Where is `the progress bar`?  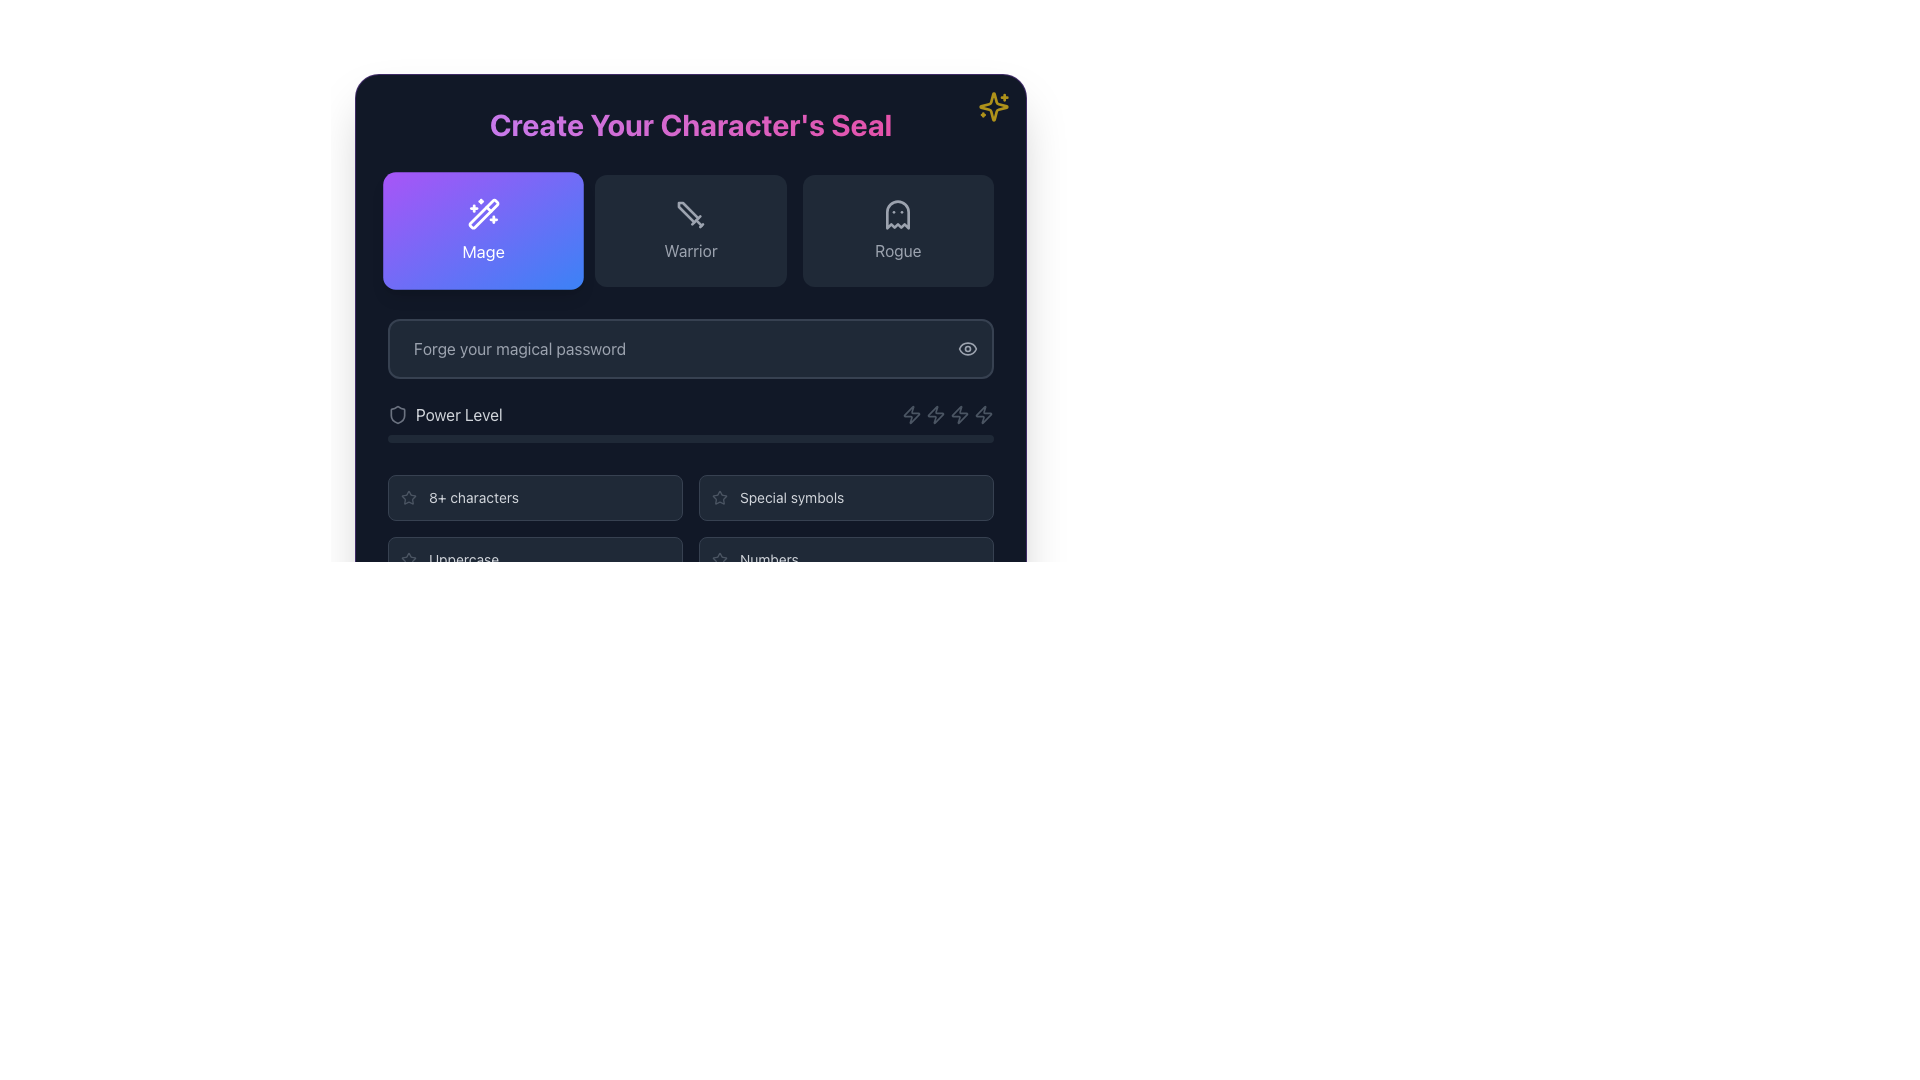
the progress bar is located at coordinates (660, 438).